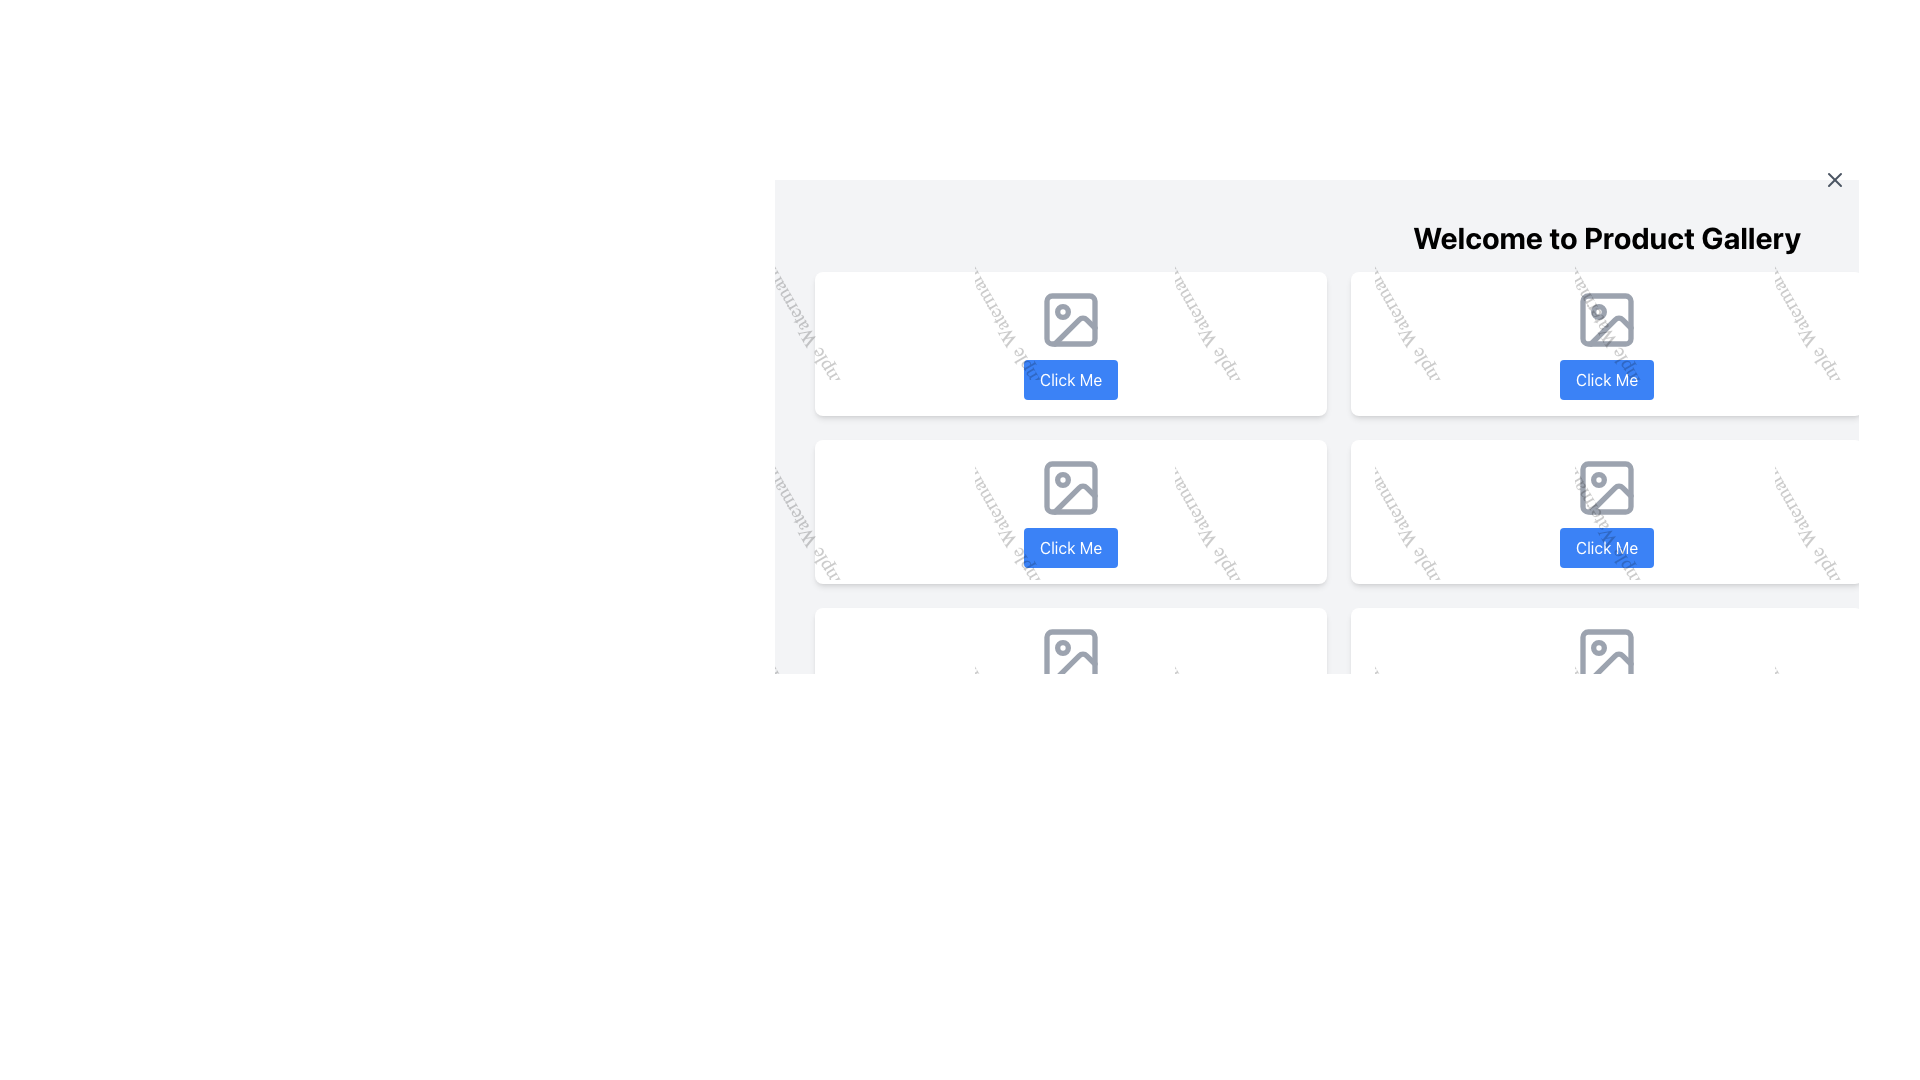 The image size is (1920, 1080). I want to click on the Close Button (X icon) located at the top-right corner of the interface to potentially change its appearance, so click(1834, 180).